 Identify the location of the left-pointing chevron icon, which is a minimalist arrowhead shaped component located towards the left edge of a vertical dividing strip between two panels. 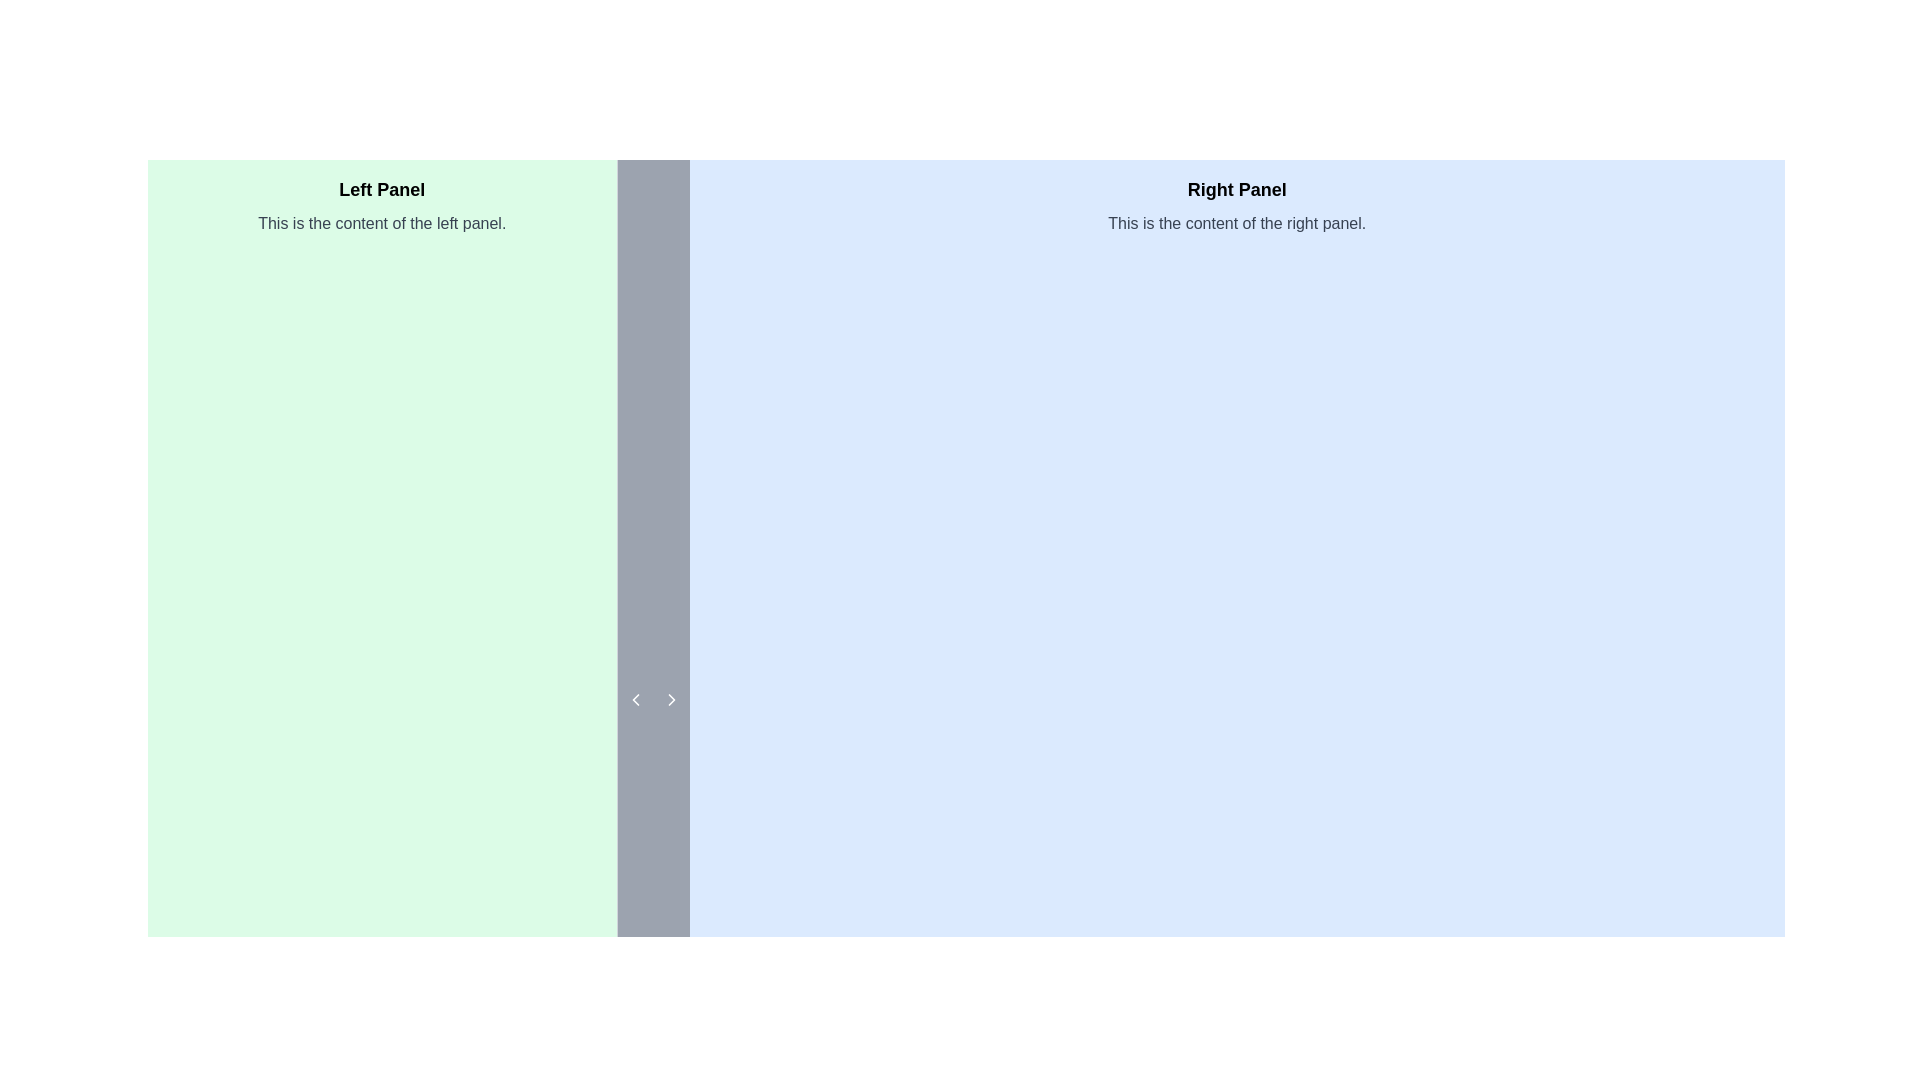
(634, 698).